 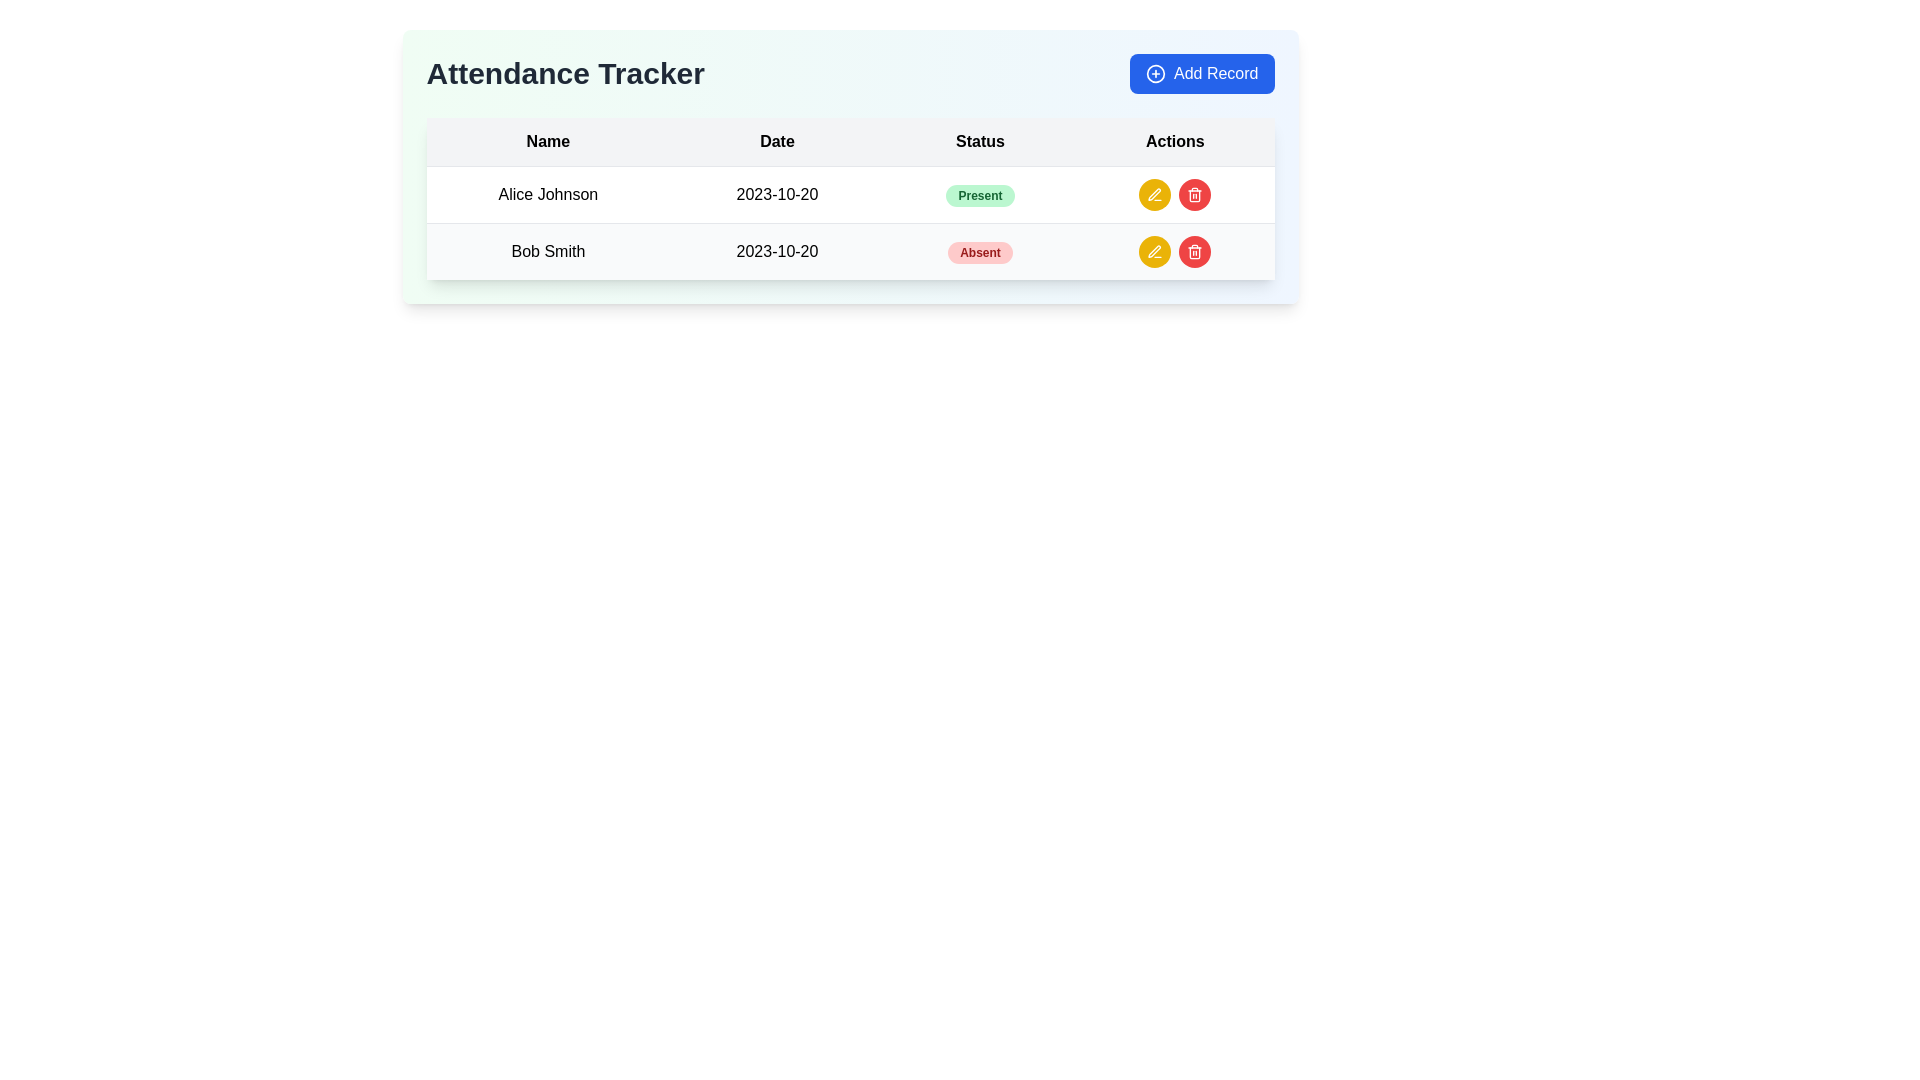 I want to click on the data in the first data row of the attendance table, which includes the person's name, attendance date, and status, so click(x=850, y=195).